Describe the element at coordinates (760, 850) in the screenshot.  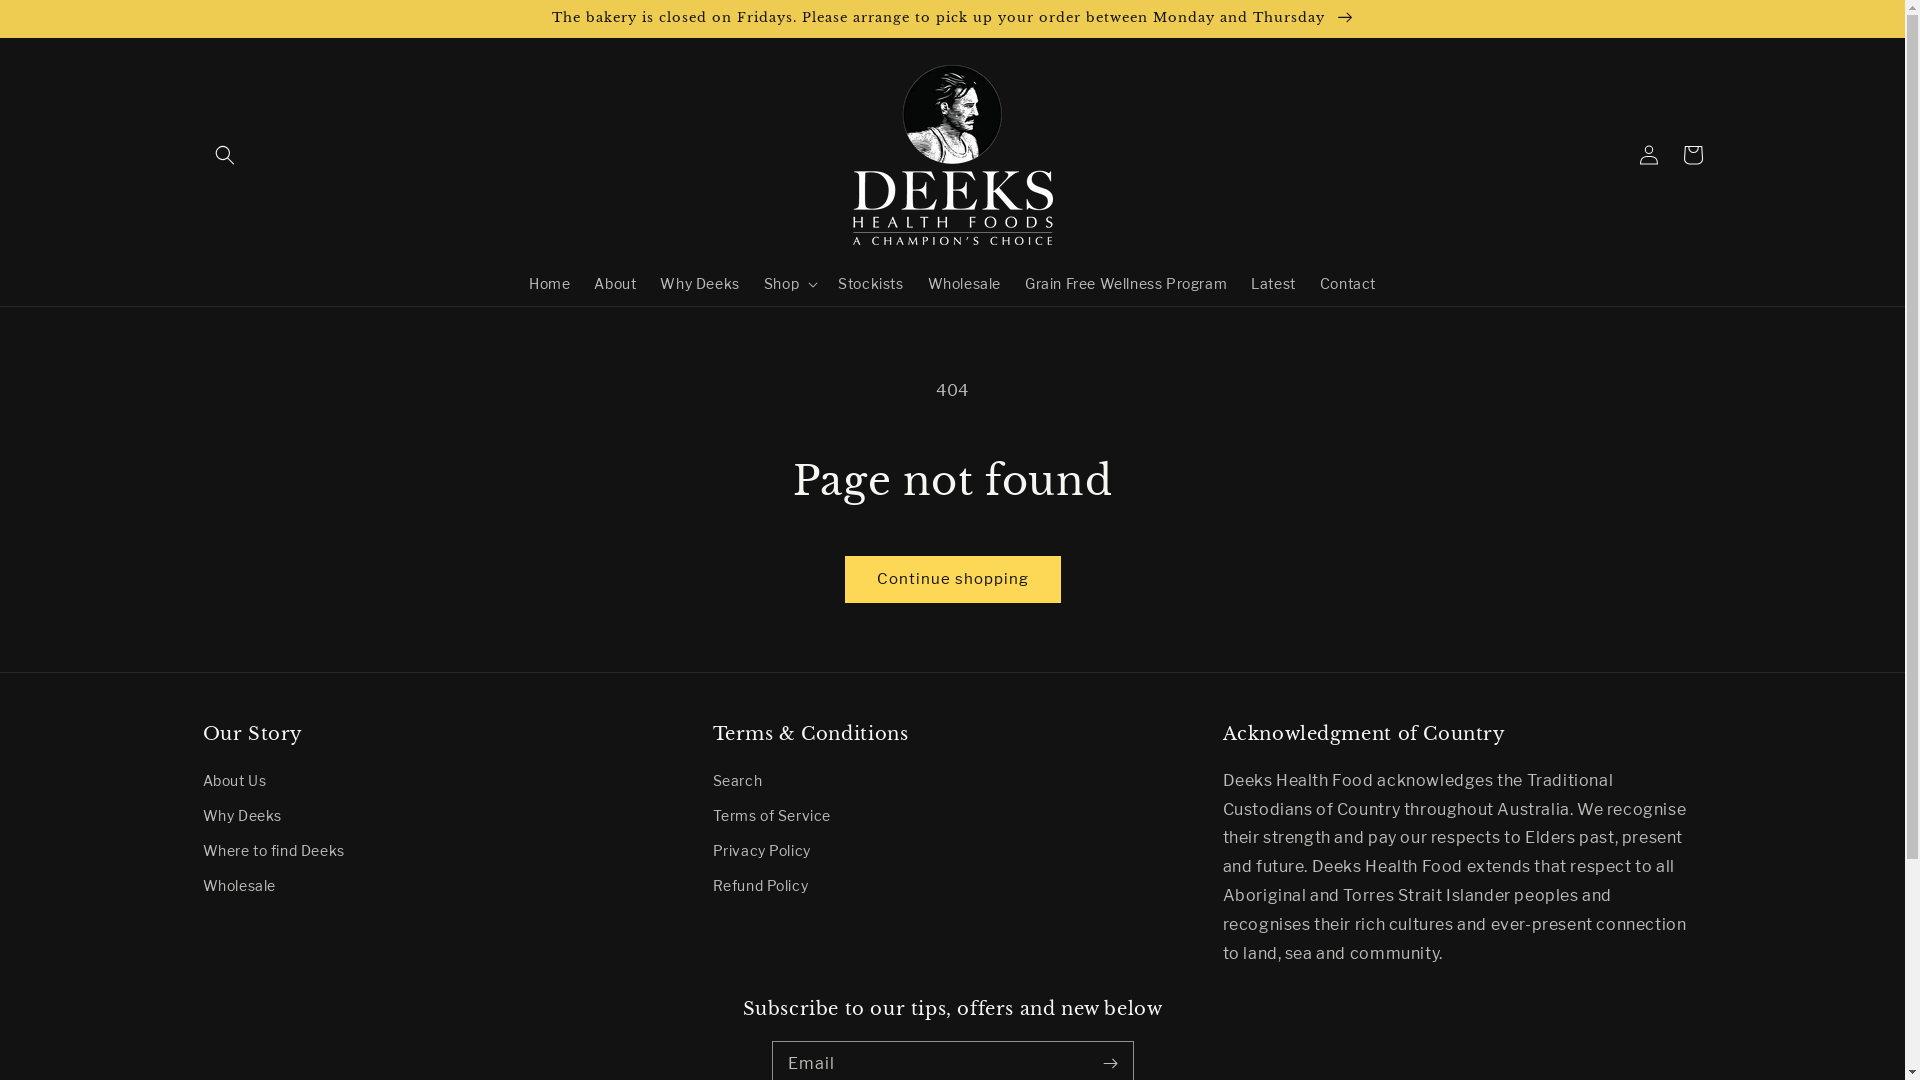
I see `'Privacy Policy'` at that location.